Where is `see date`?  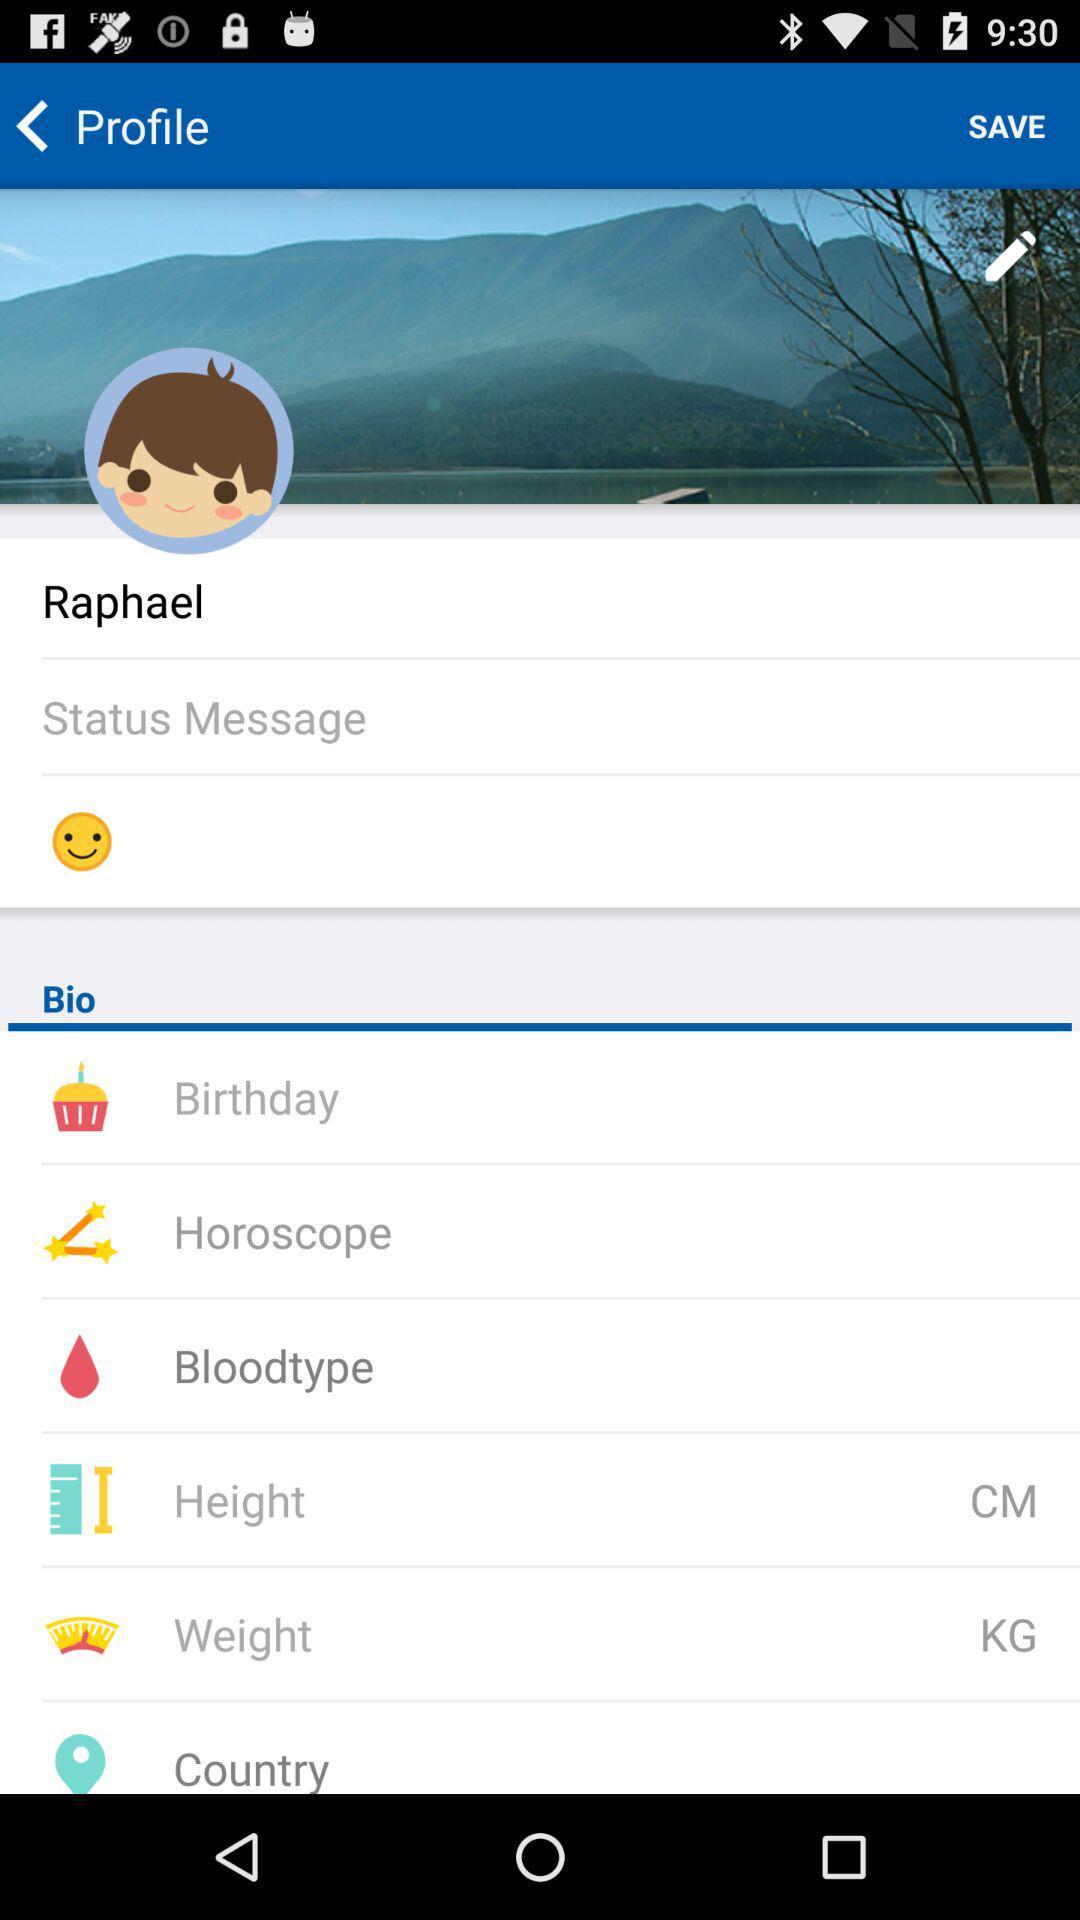
see date is located at coordinates (438, 1095).